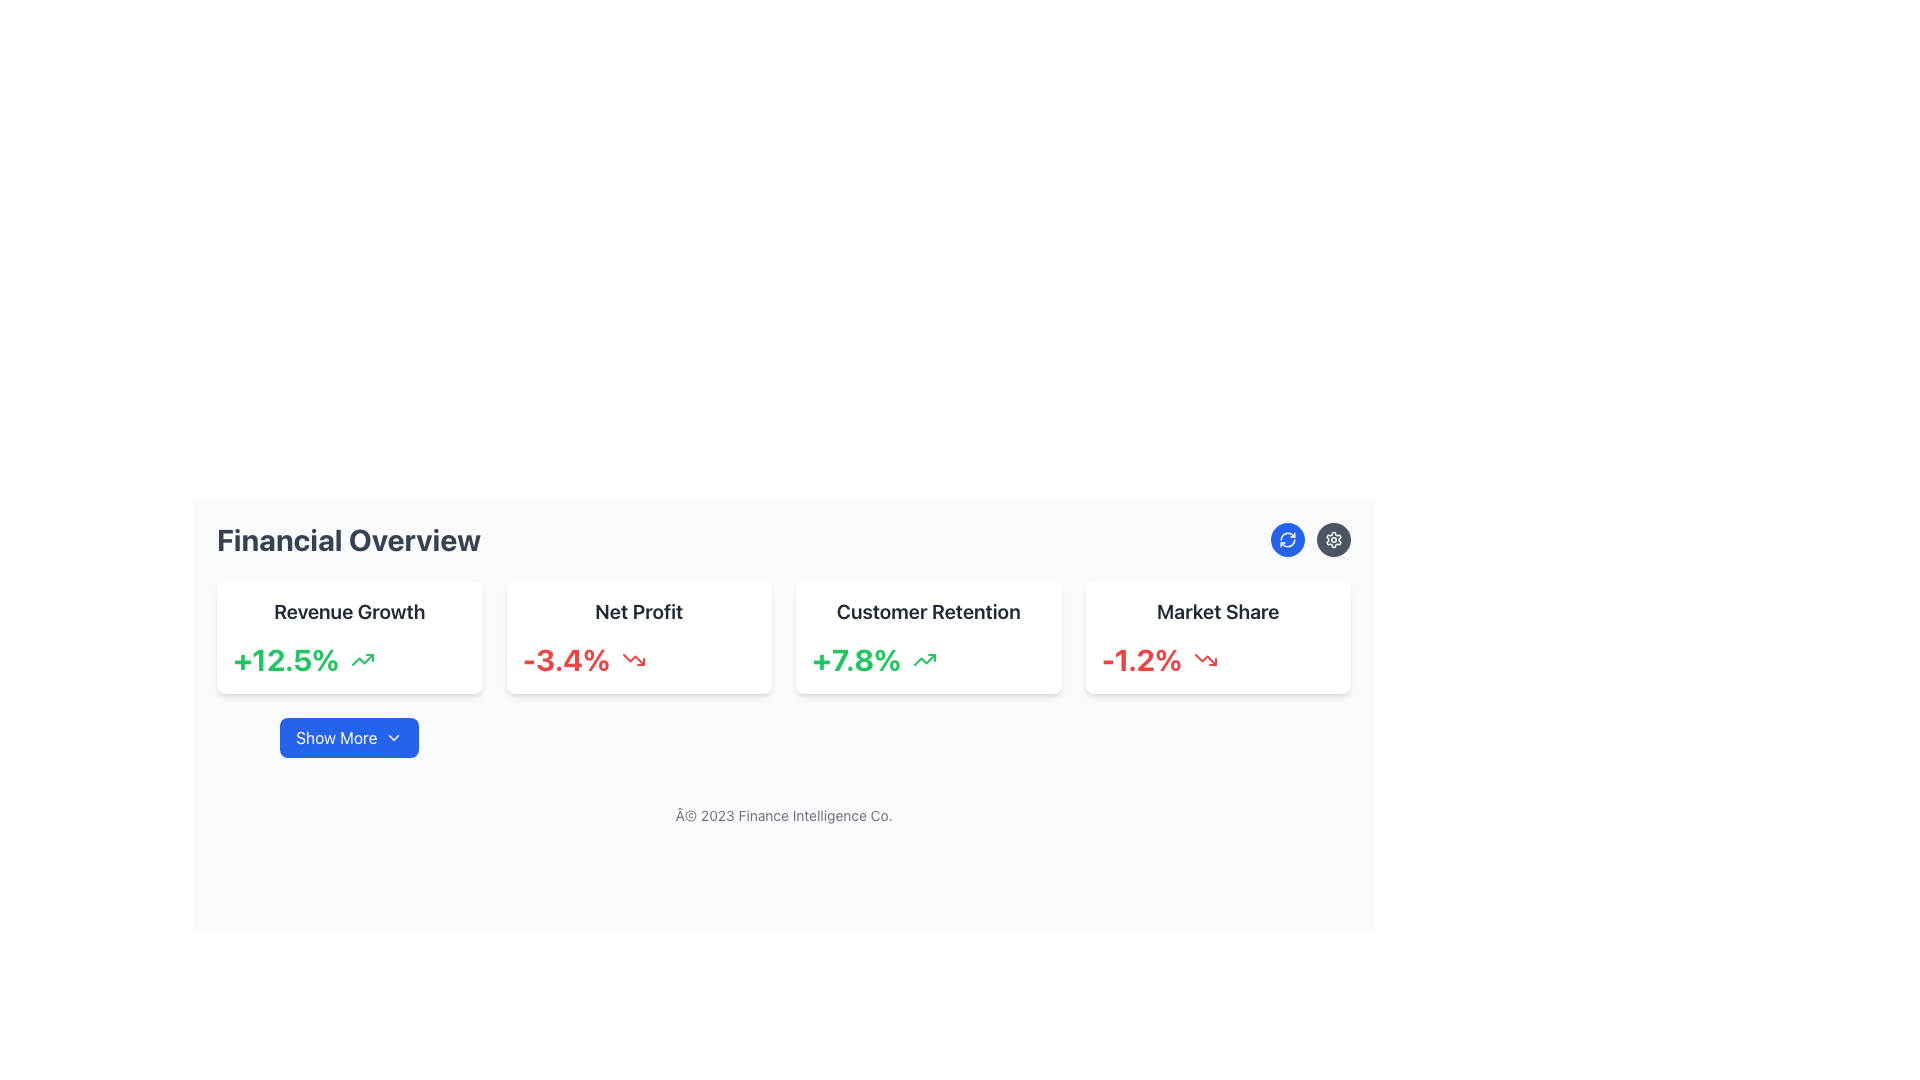  What do you see at coordinates (1217, 659) in the screenshot?
I see `the Text and Icon Combination indicating a negative percentage change for 'Market Share', located within the 'Financial Overview' section` at bounding box center [1217, 659].